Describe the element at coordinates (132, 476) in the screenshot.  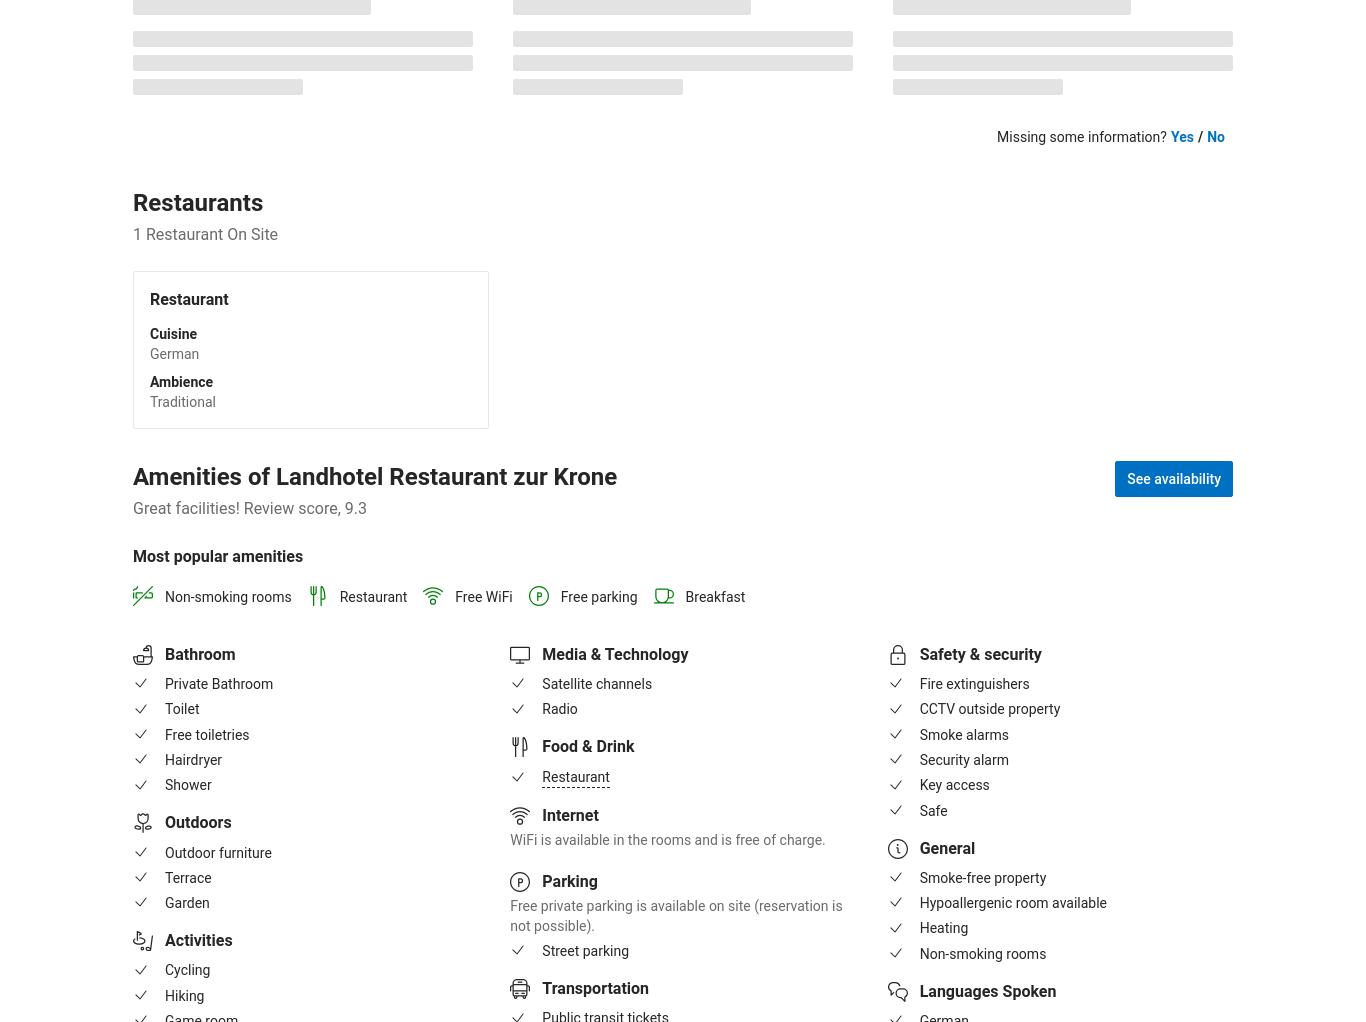
I see `'Amenities of Landhotel Restaurant zur Krone'` at that location.